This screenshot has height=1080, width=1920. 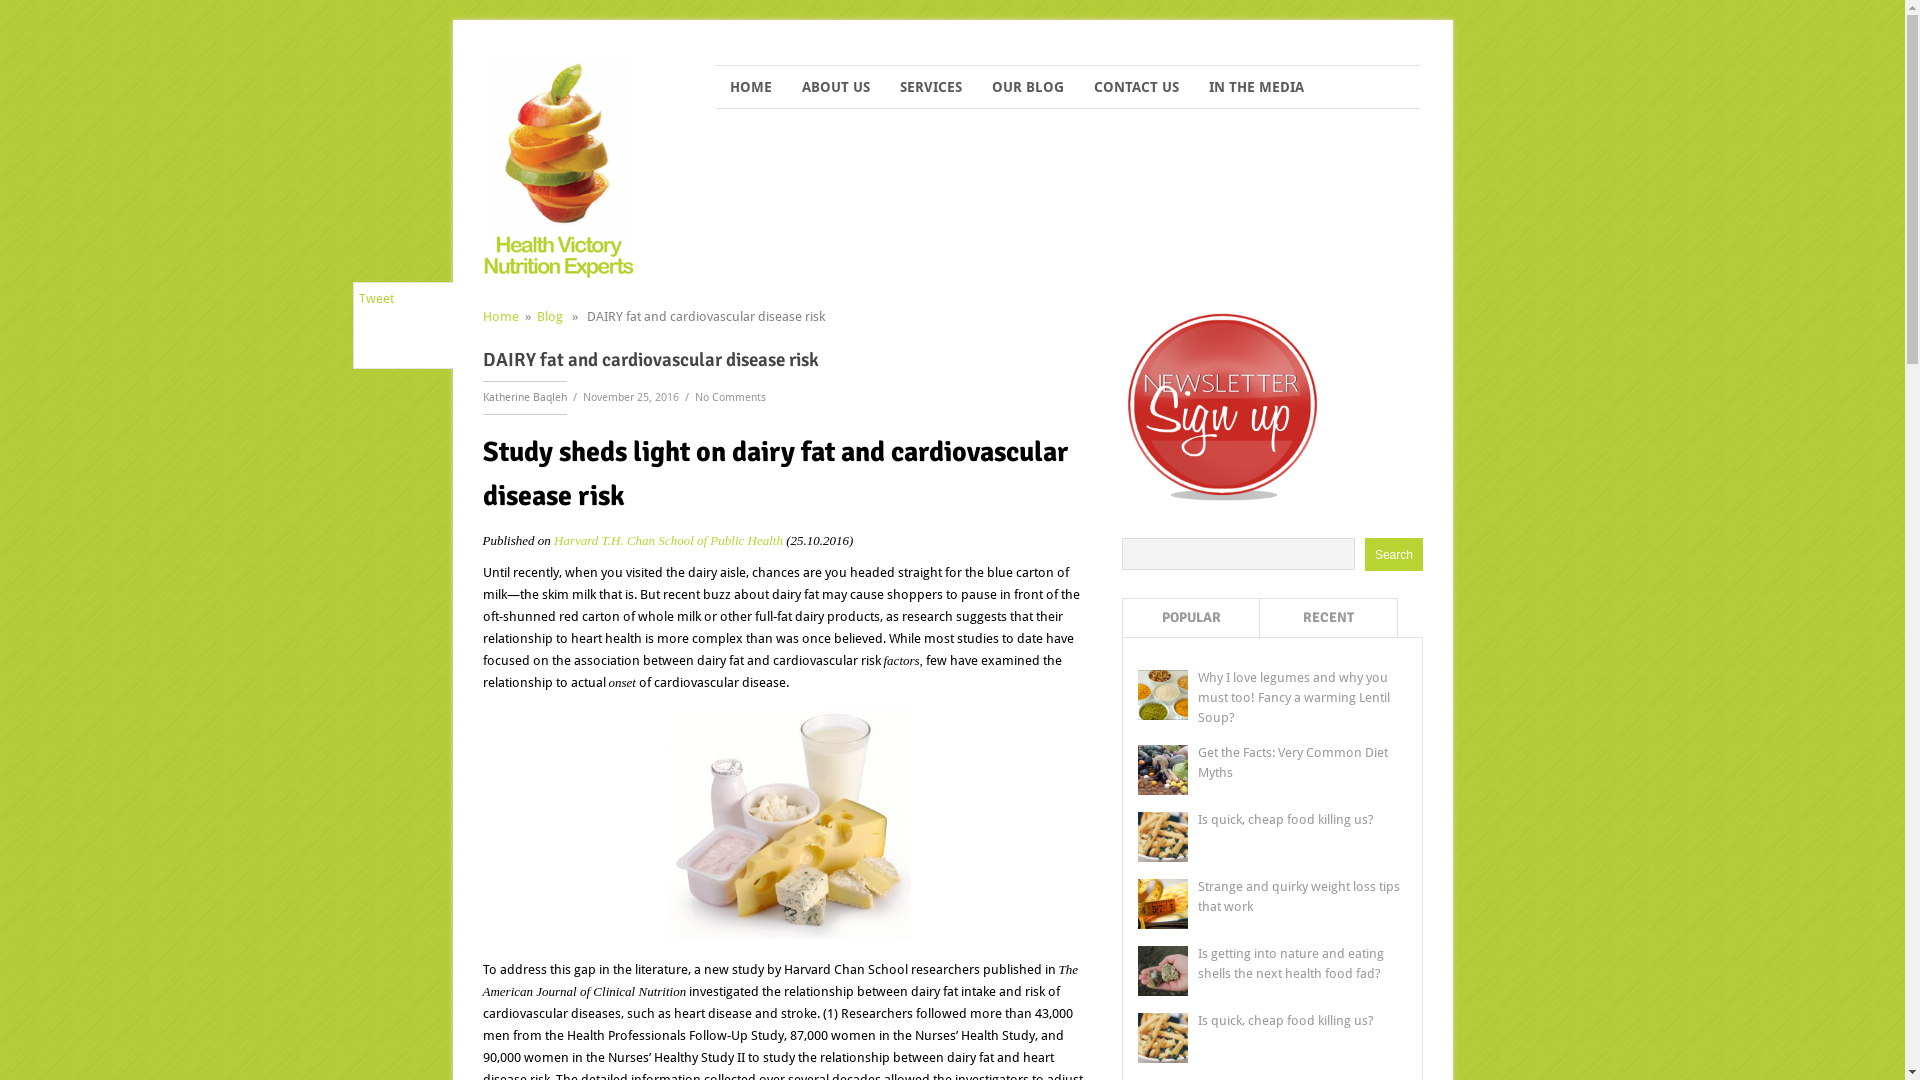 What do you see at coordinates (1286, 819) in the screenshot?
I see `'Is quick, cheap food killing us?'` at bounding box center [1286, 819].